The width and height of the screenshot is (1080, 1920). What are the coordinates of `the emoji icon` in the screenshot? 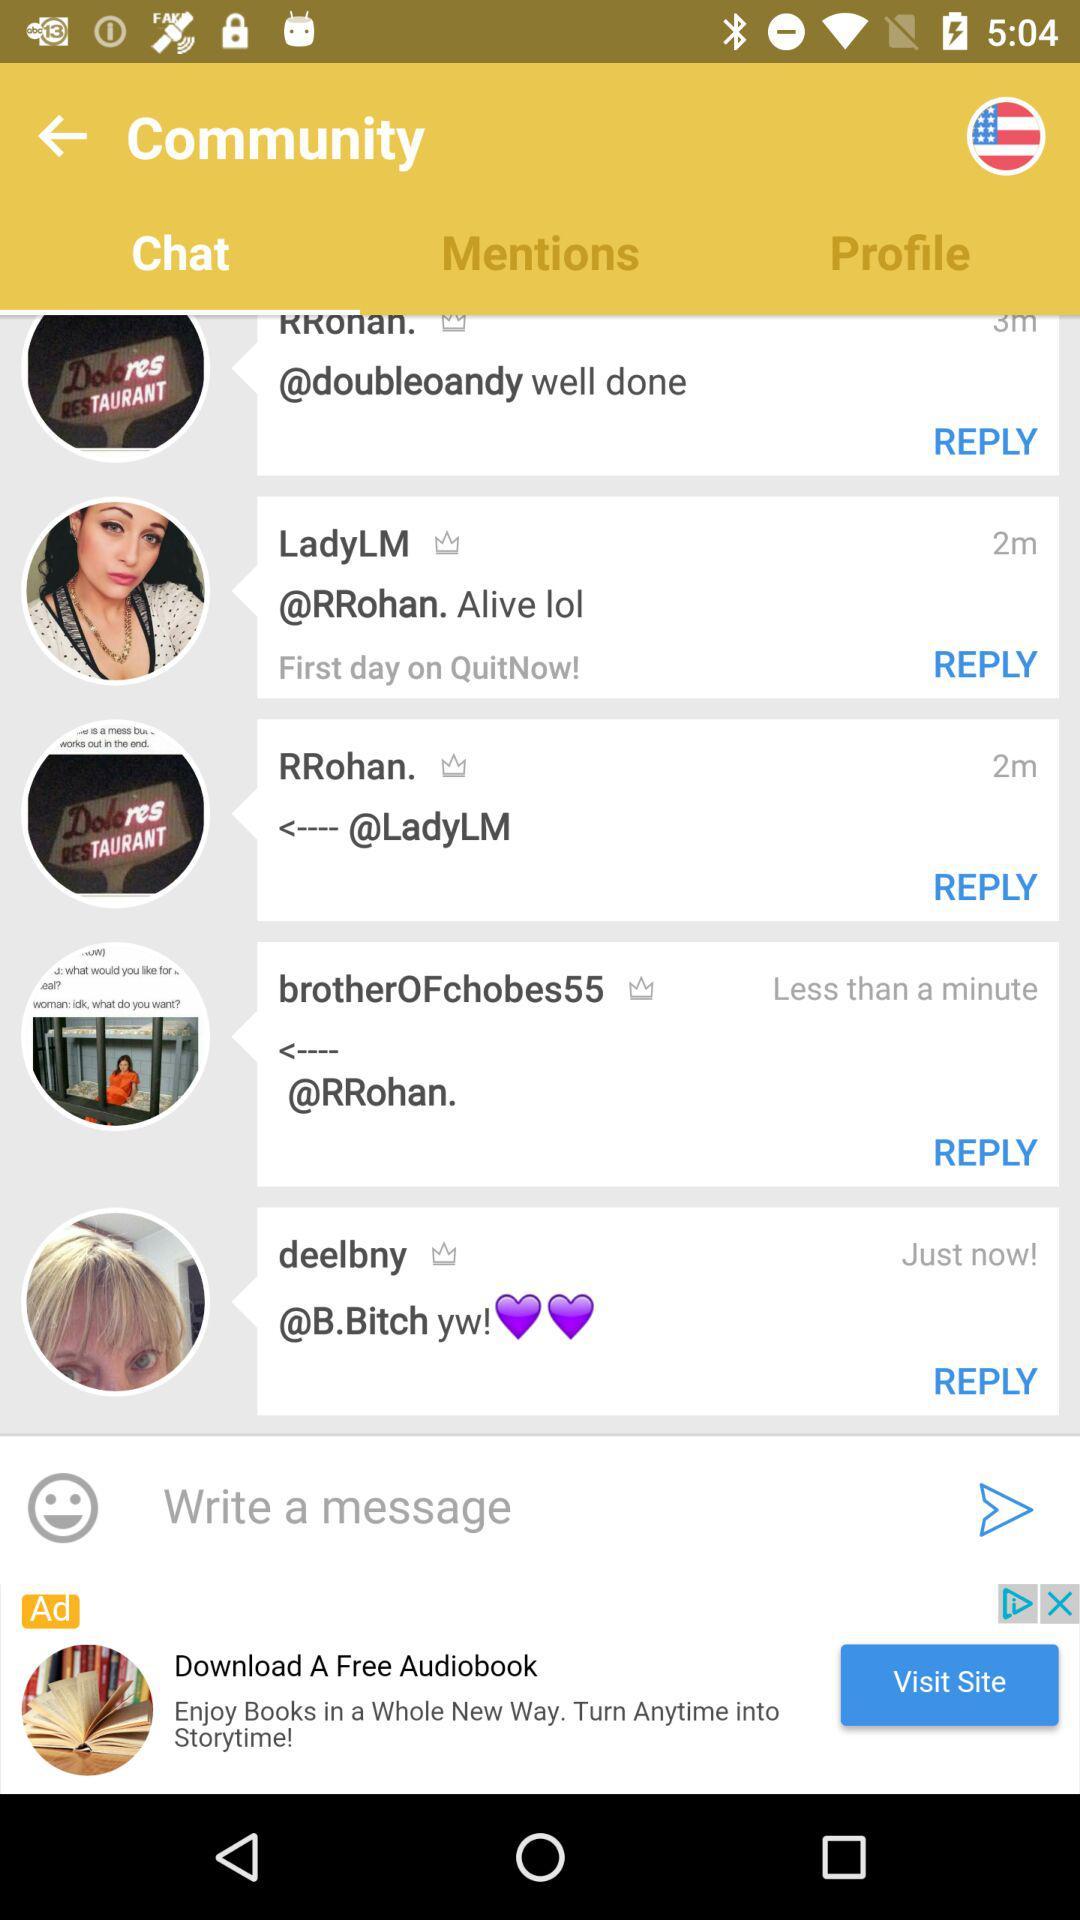 It's located at (61, 1509).